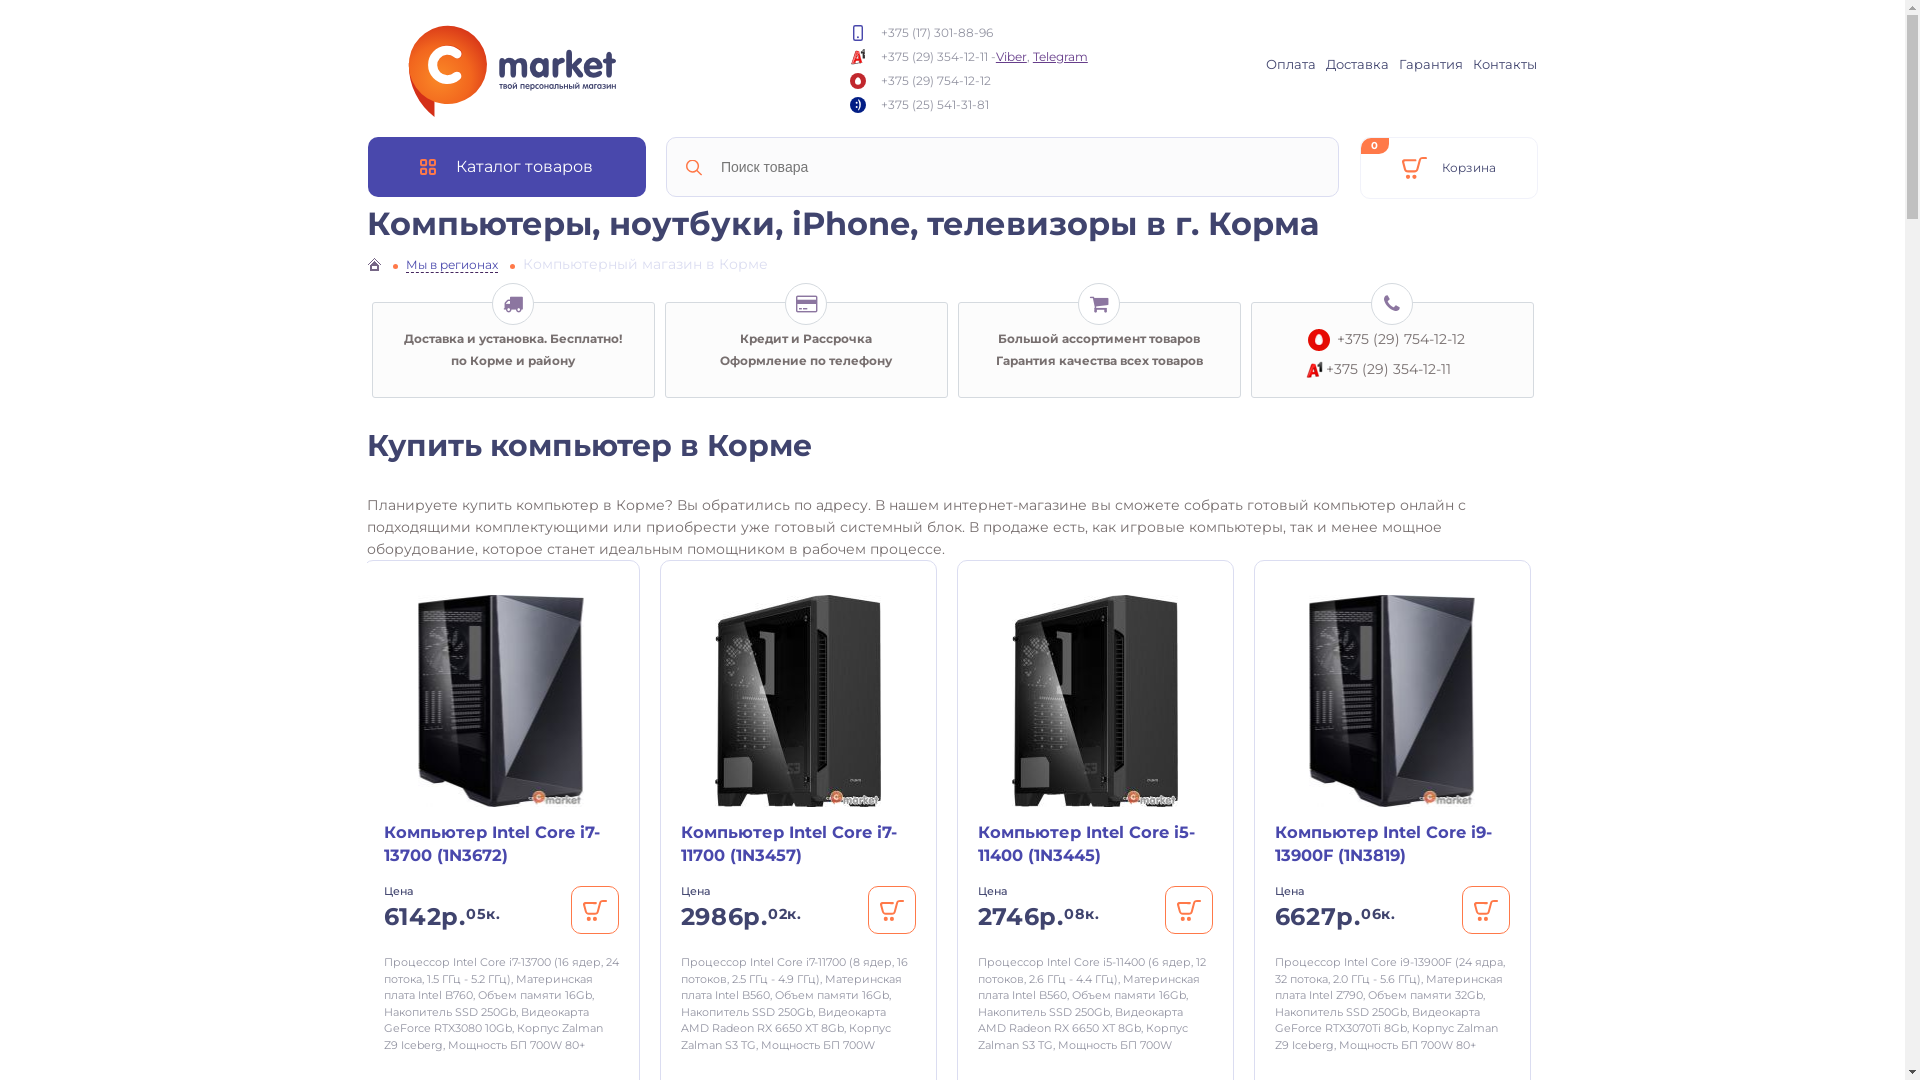  Describe the element at coordinates (1032, 54) in the screenshot. I see `'Telegram'` at that location.